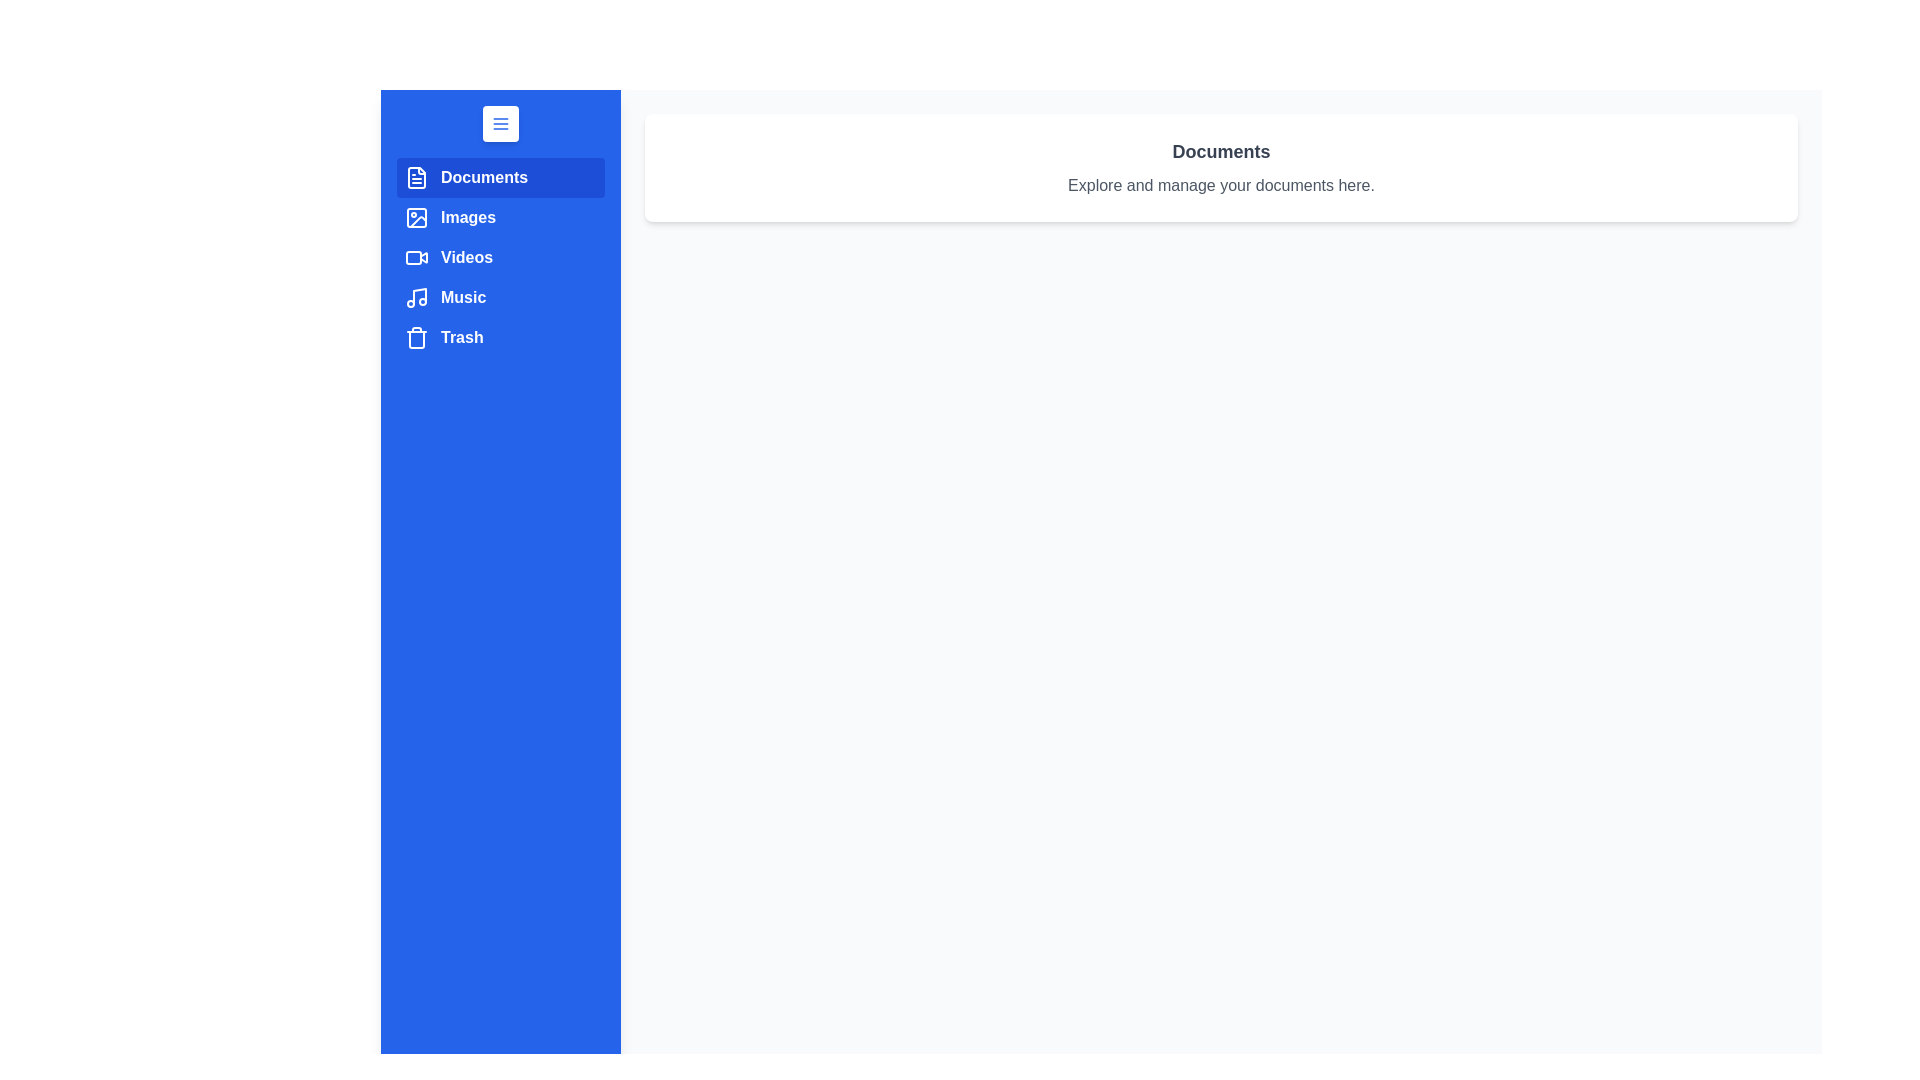 The width and height of the screenshot is (1920, 1080). What do you see at coordinates (500, 257) in the screenshot?
I see `the category Videos from the sidebar` at bounding box center [500, 257].